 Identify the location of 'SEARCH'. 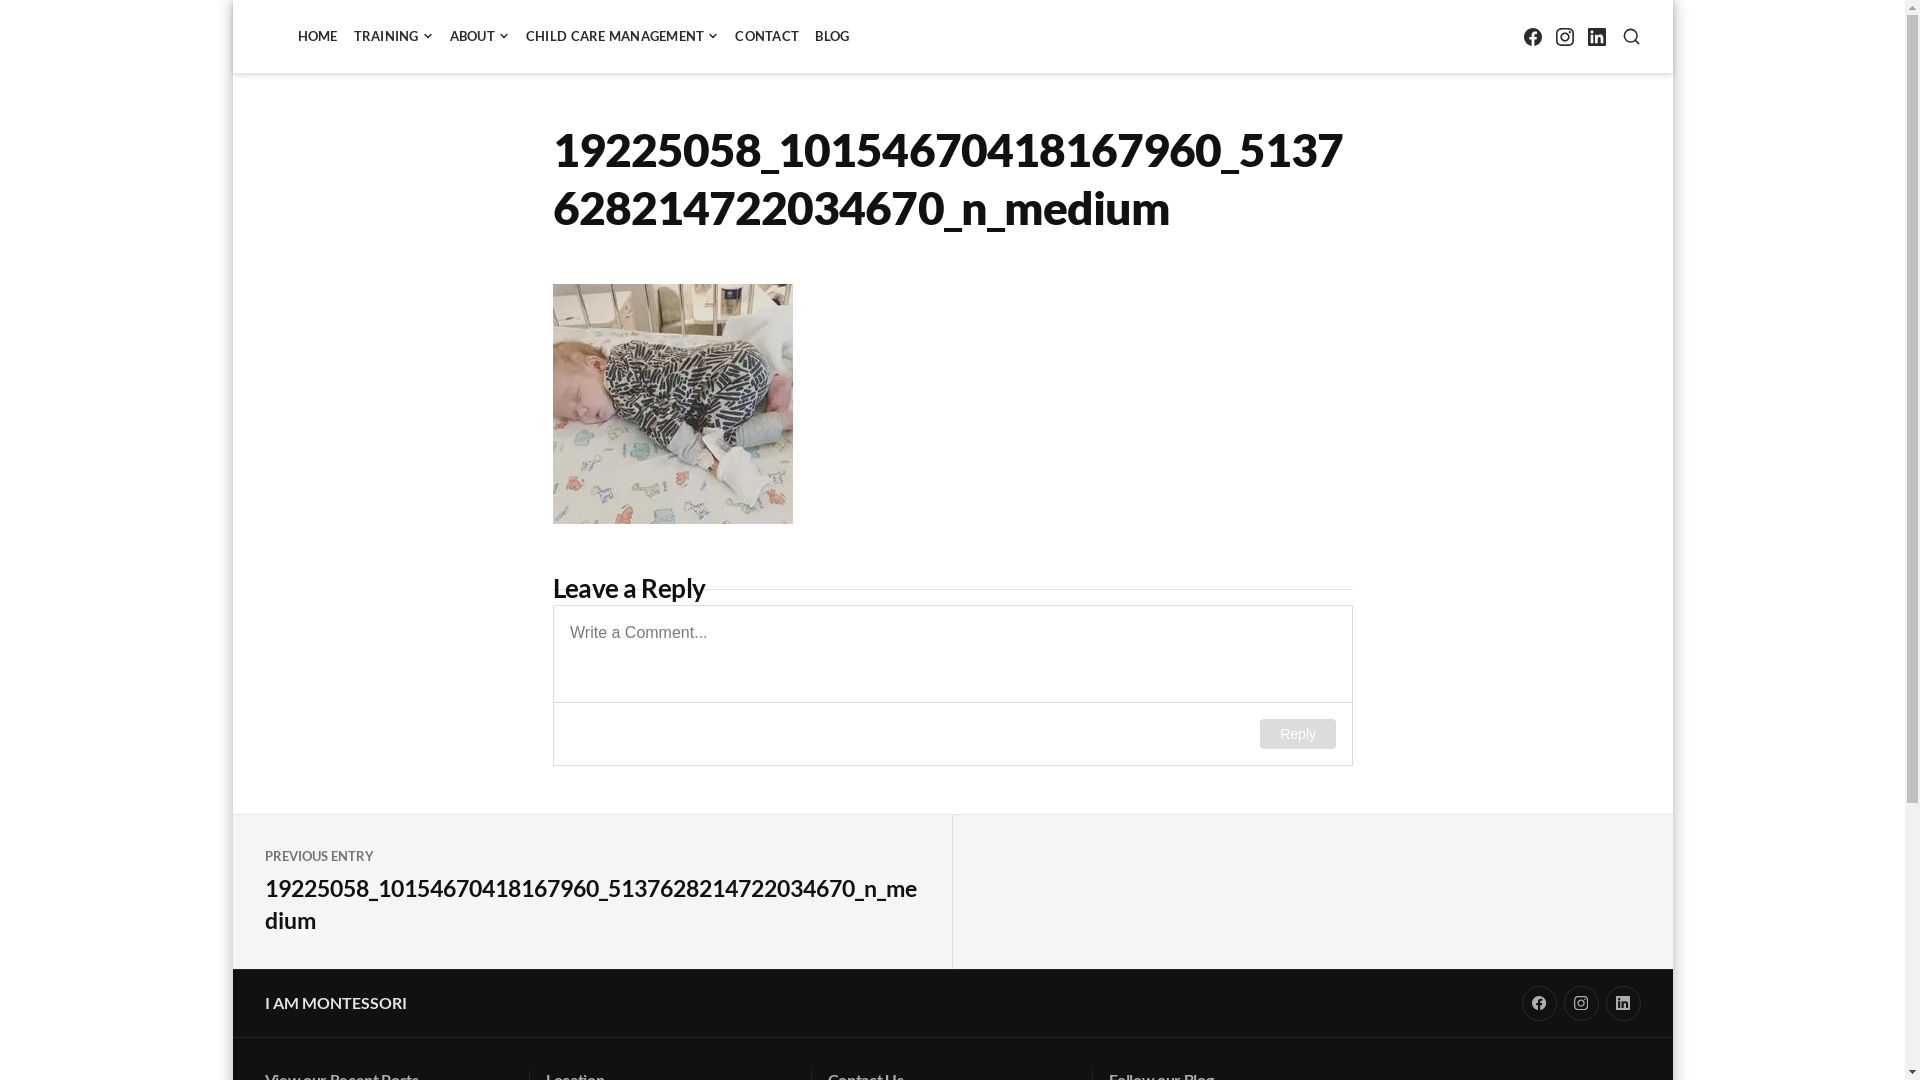
(1631, 36).